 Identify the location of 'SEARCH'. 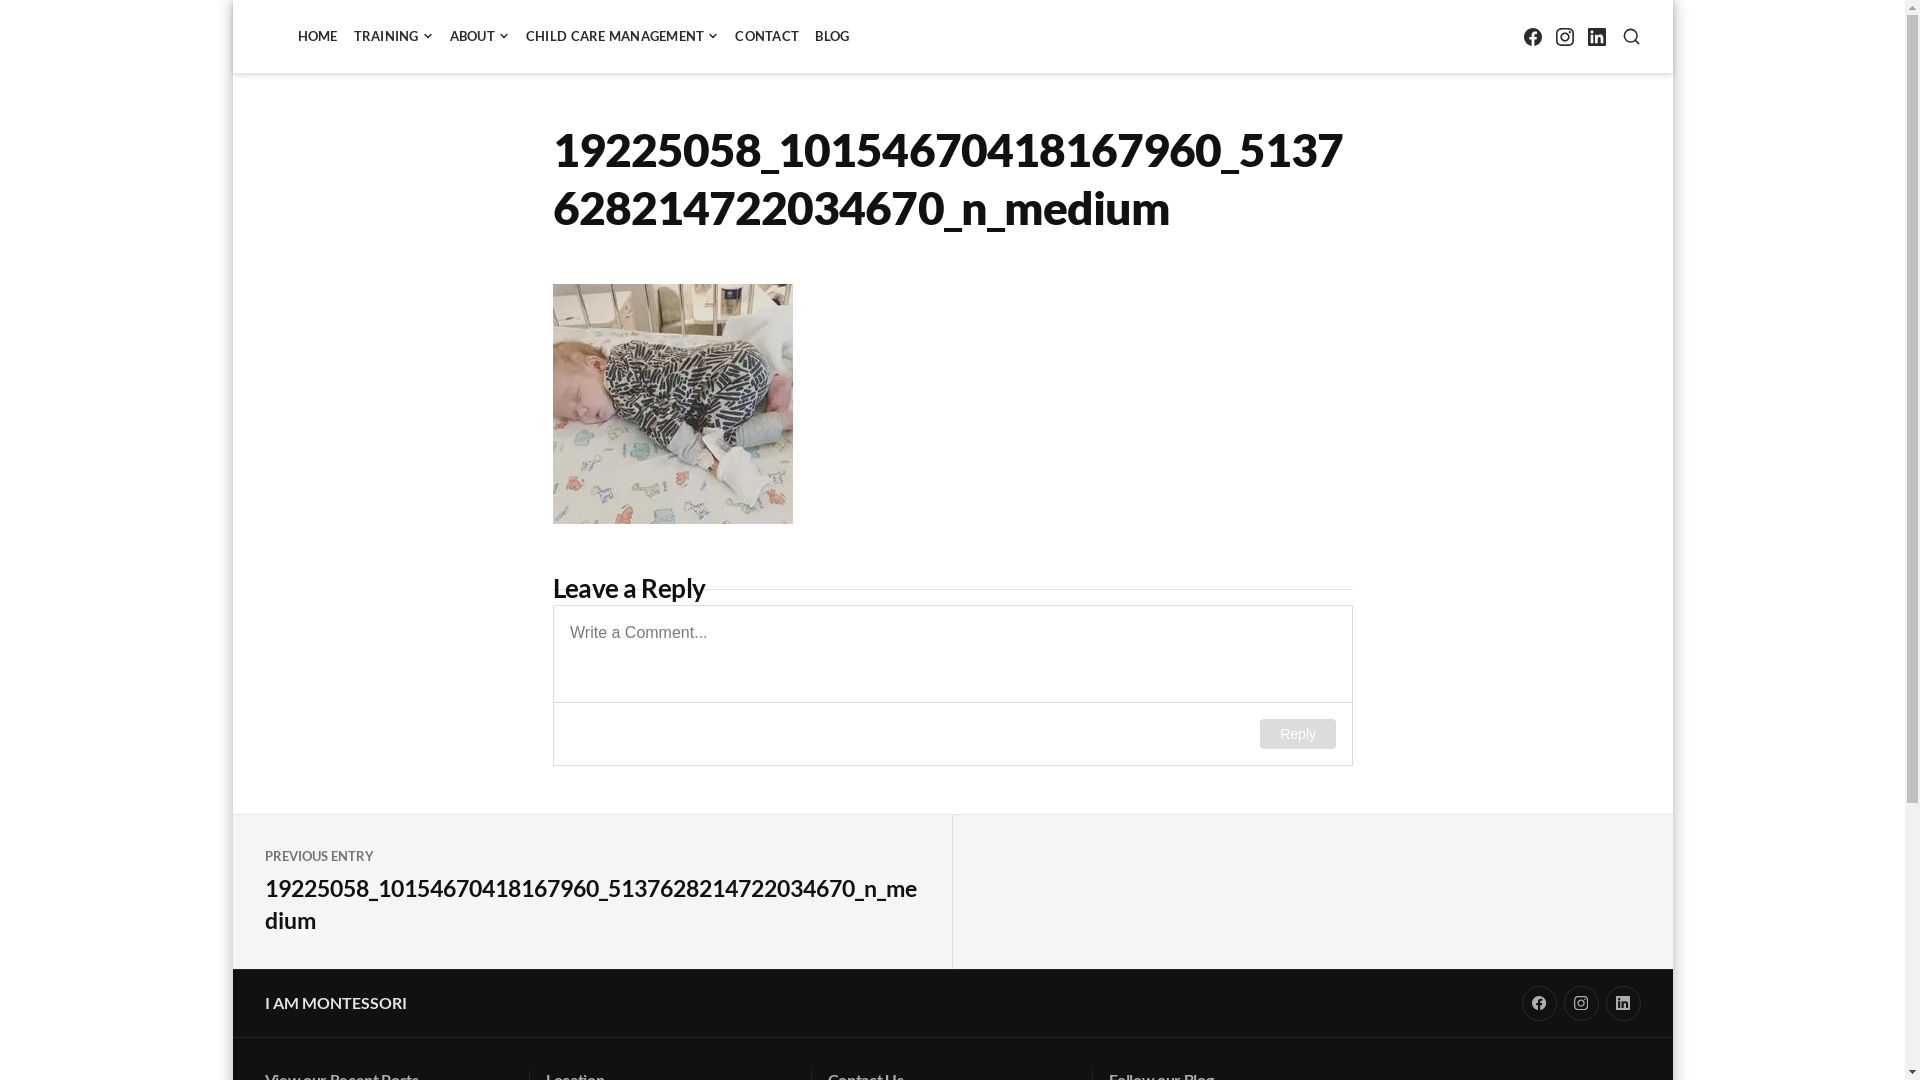
(1631, 36).